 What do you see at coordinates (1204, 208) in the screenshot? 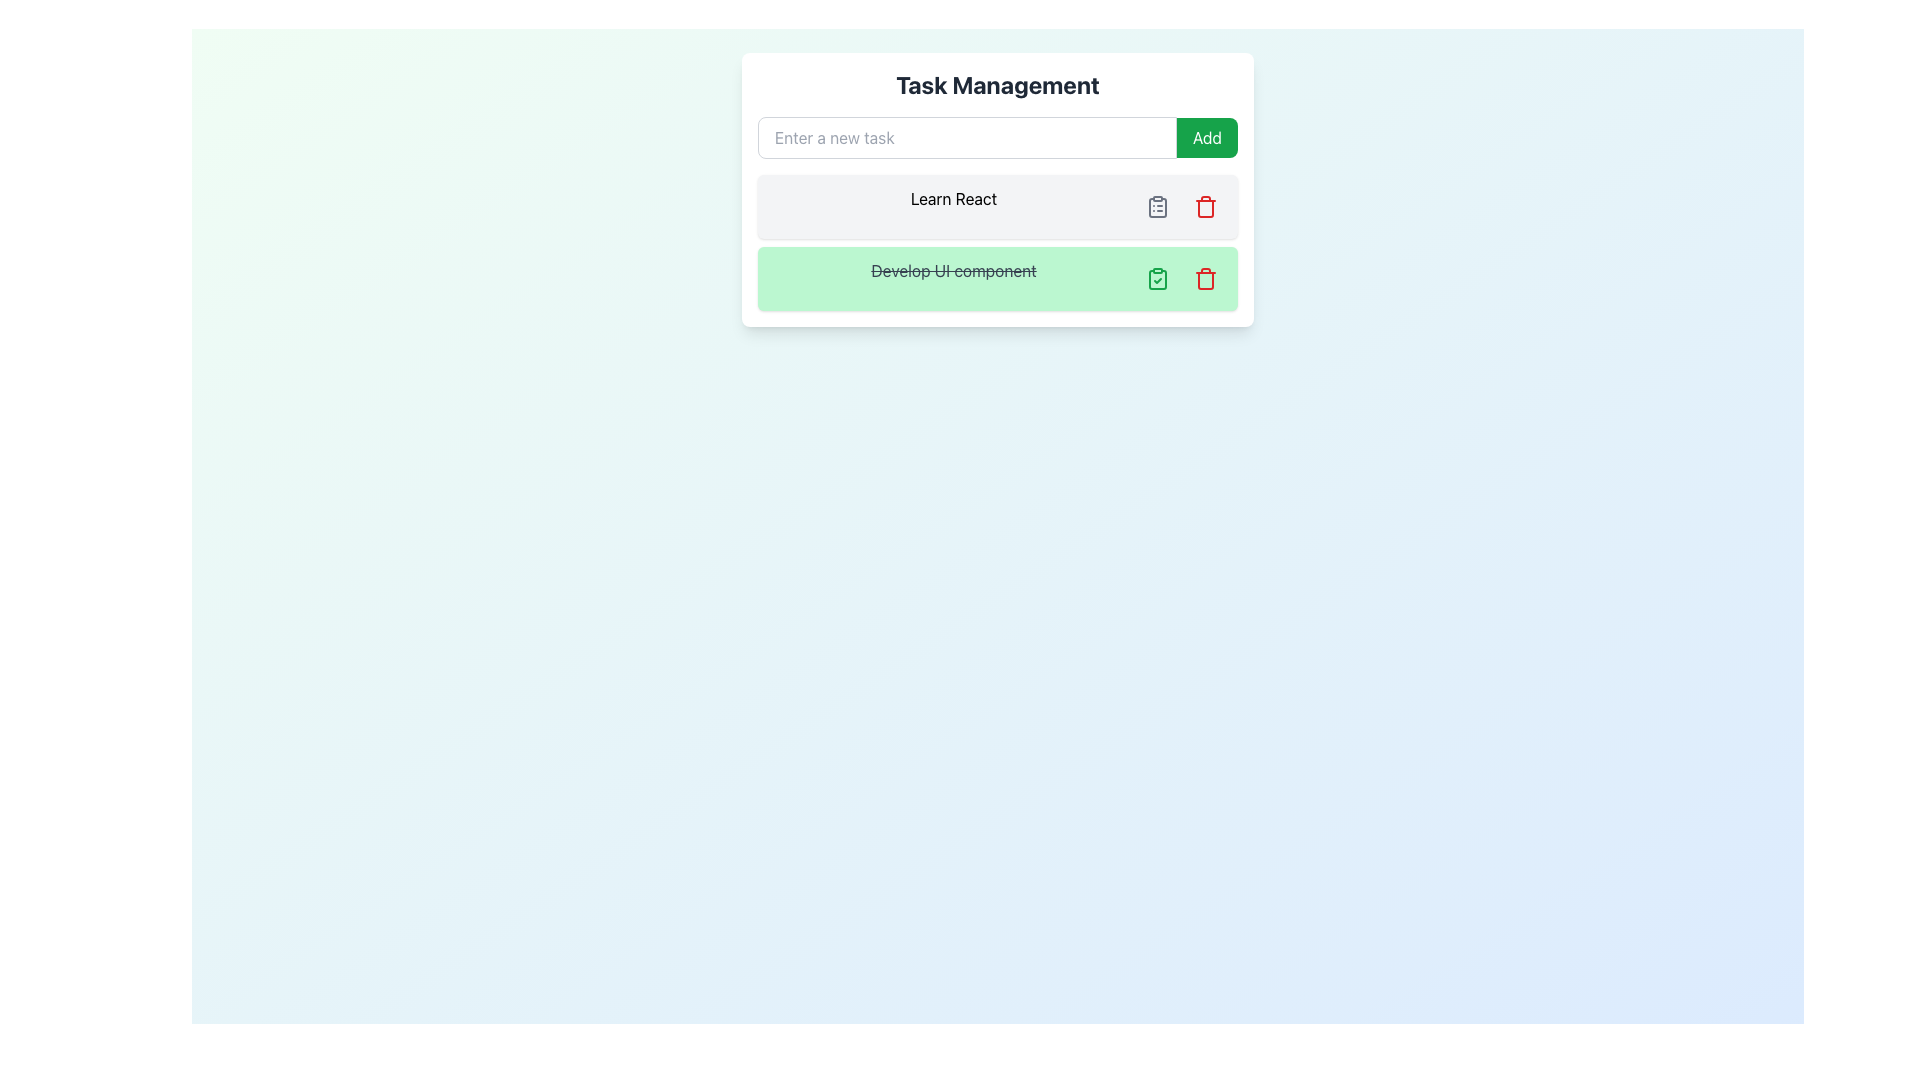
I see `the delete icon located in the rightmost section of the second task item titled 'Develop UI component'` at bounding box center [1204, 208].